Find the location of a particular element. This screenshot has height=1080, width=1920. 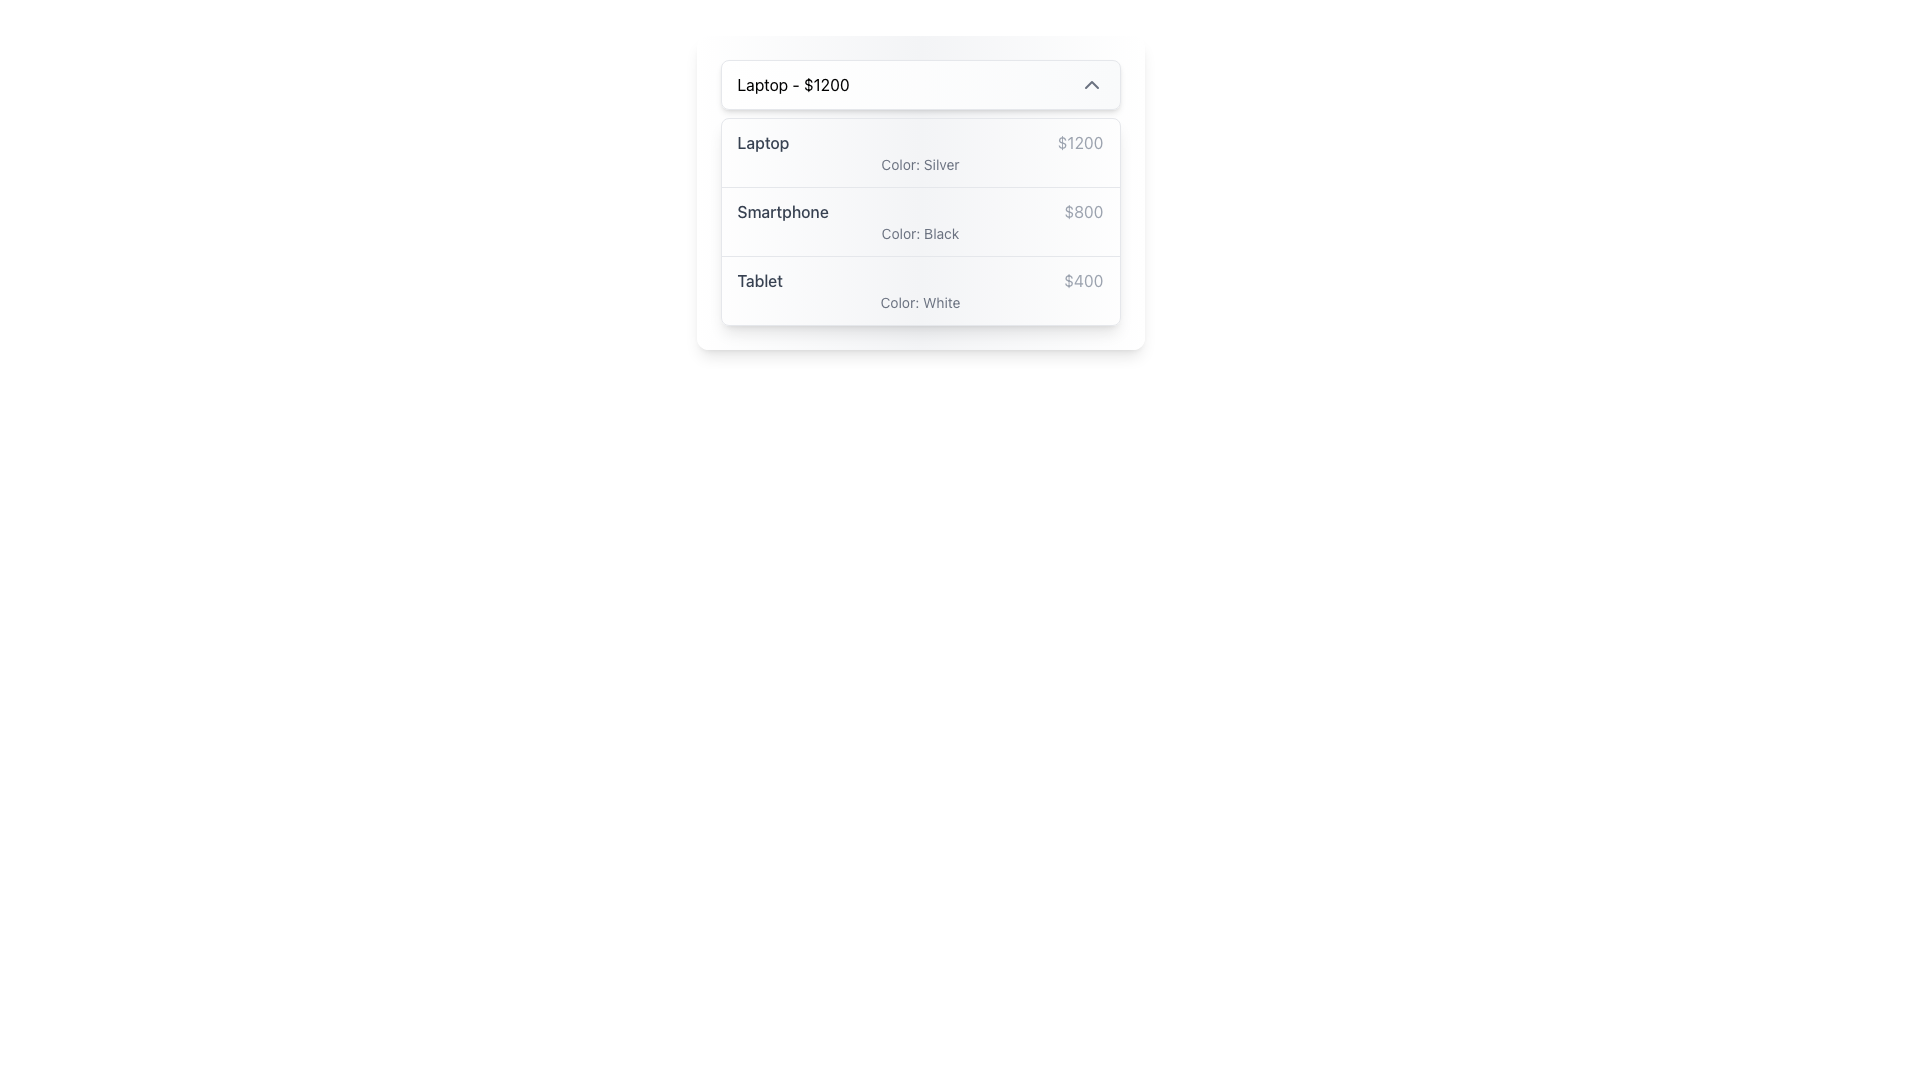

the Label element displaying the value '$1200' in gray font color, positioned to the right of 'Laptop' in the first row of a card-like interface is located at coordinates (1079, 141).